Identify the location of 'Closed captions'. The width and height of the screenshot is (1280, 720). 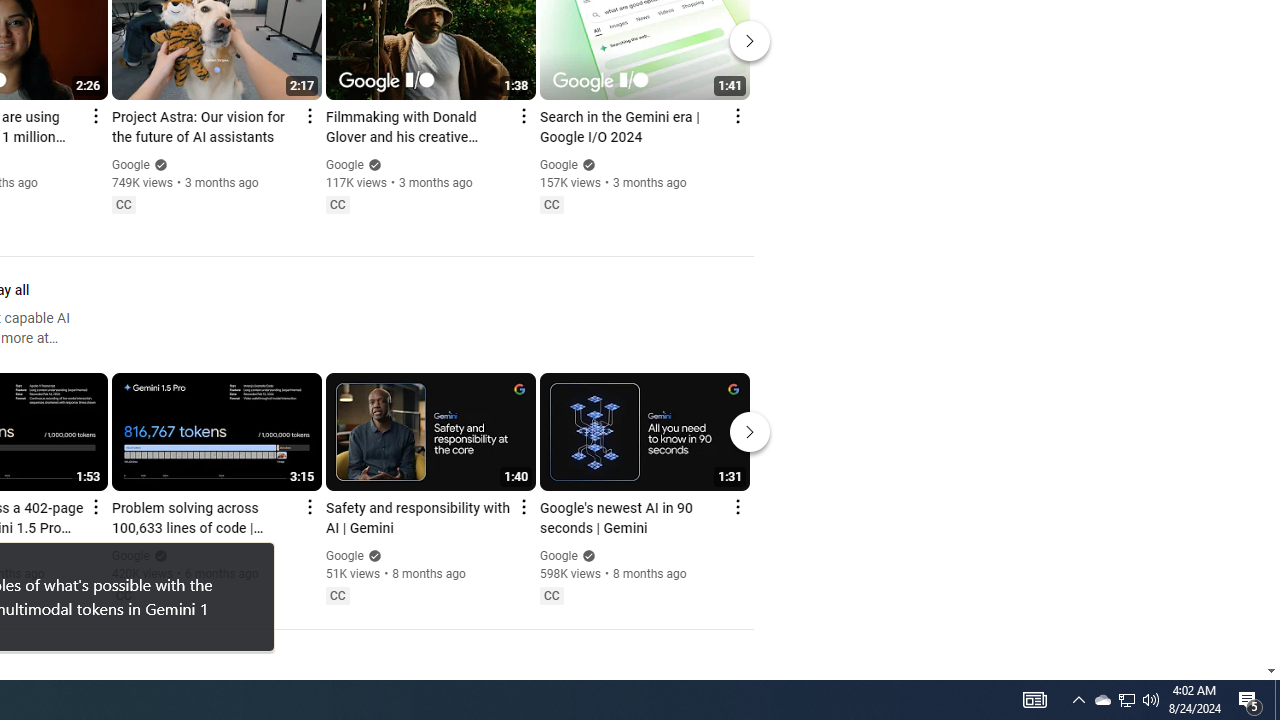
(551, 594).